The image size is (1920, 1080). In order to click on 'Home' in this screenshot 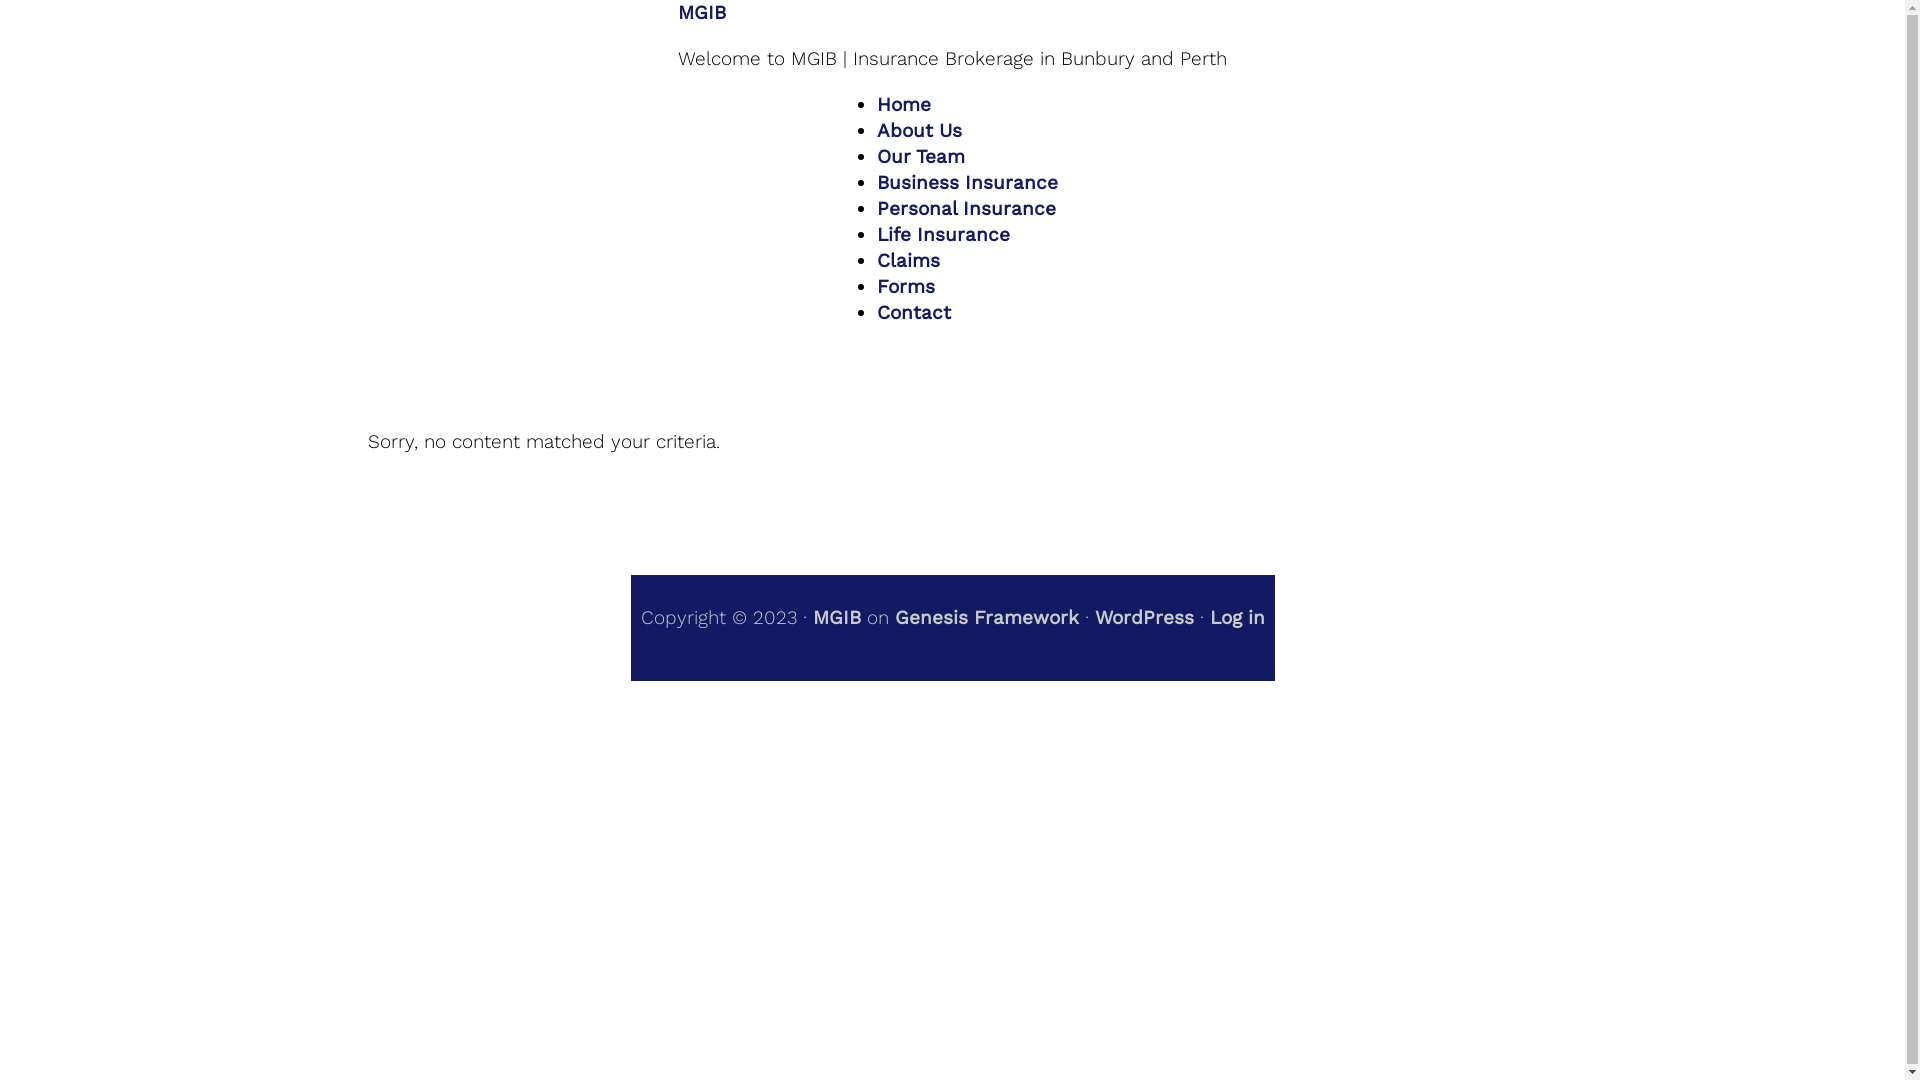, I will do `click(877, 104)`.